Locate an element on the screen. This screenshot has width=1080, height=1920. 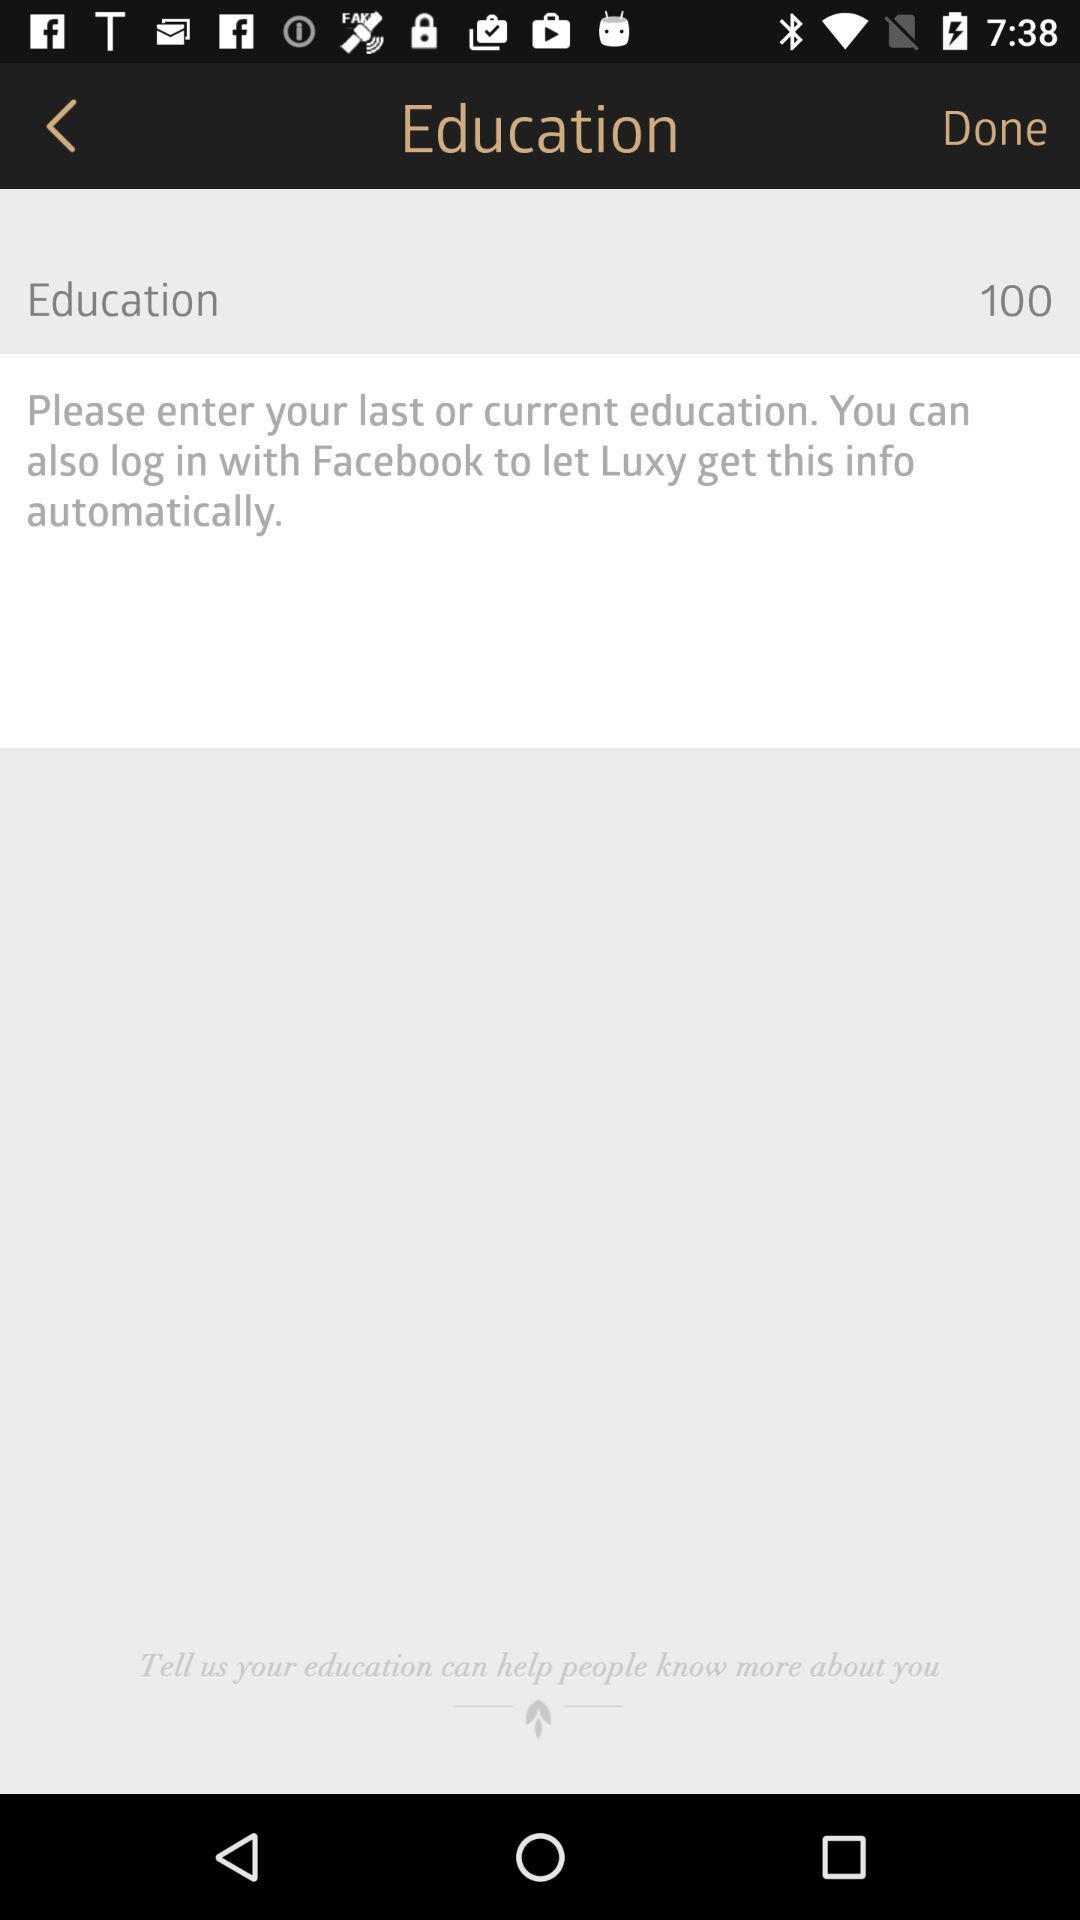
item next to the education icon is located at coordinates (1010, 124).